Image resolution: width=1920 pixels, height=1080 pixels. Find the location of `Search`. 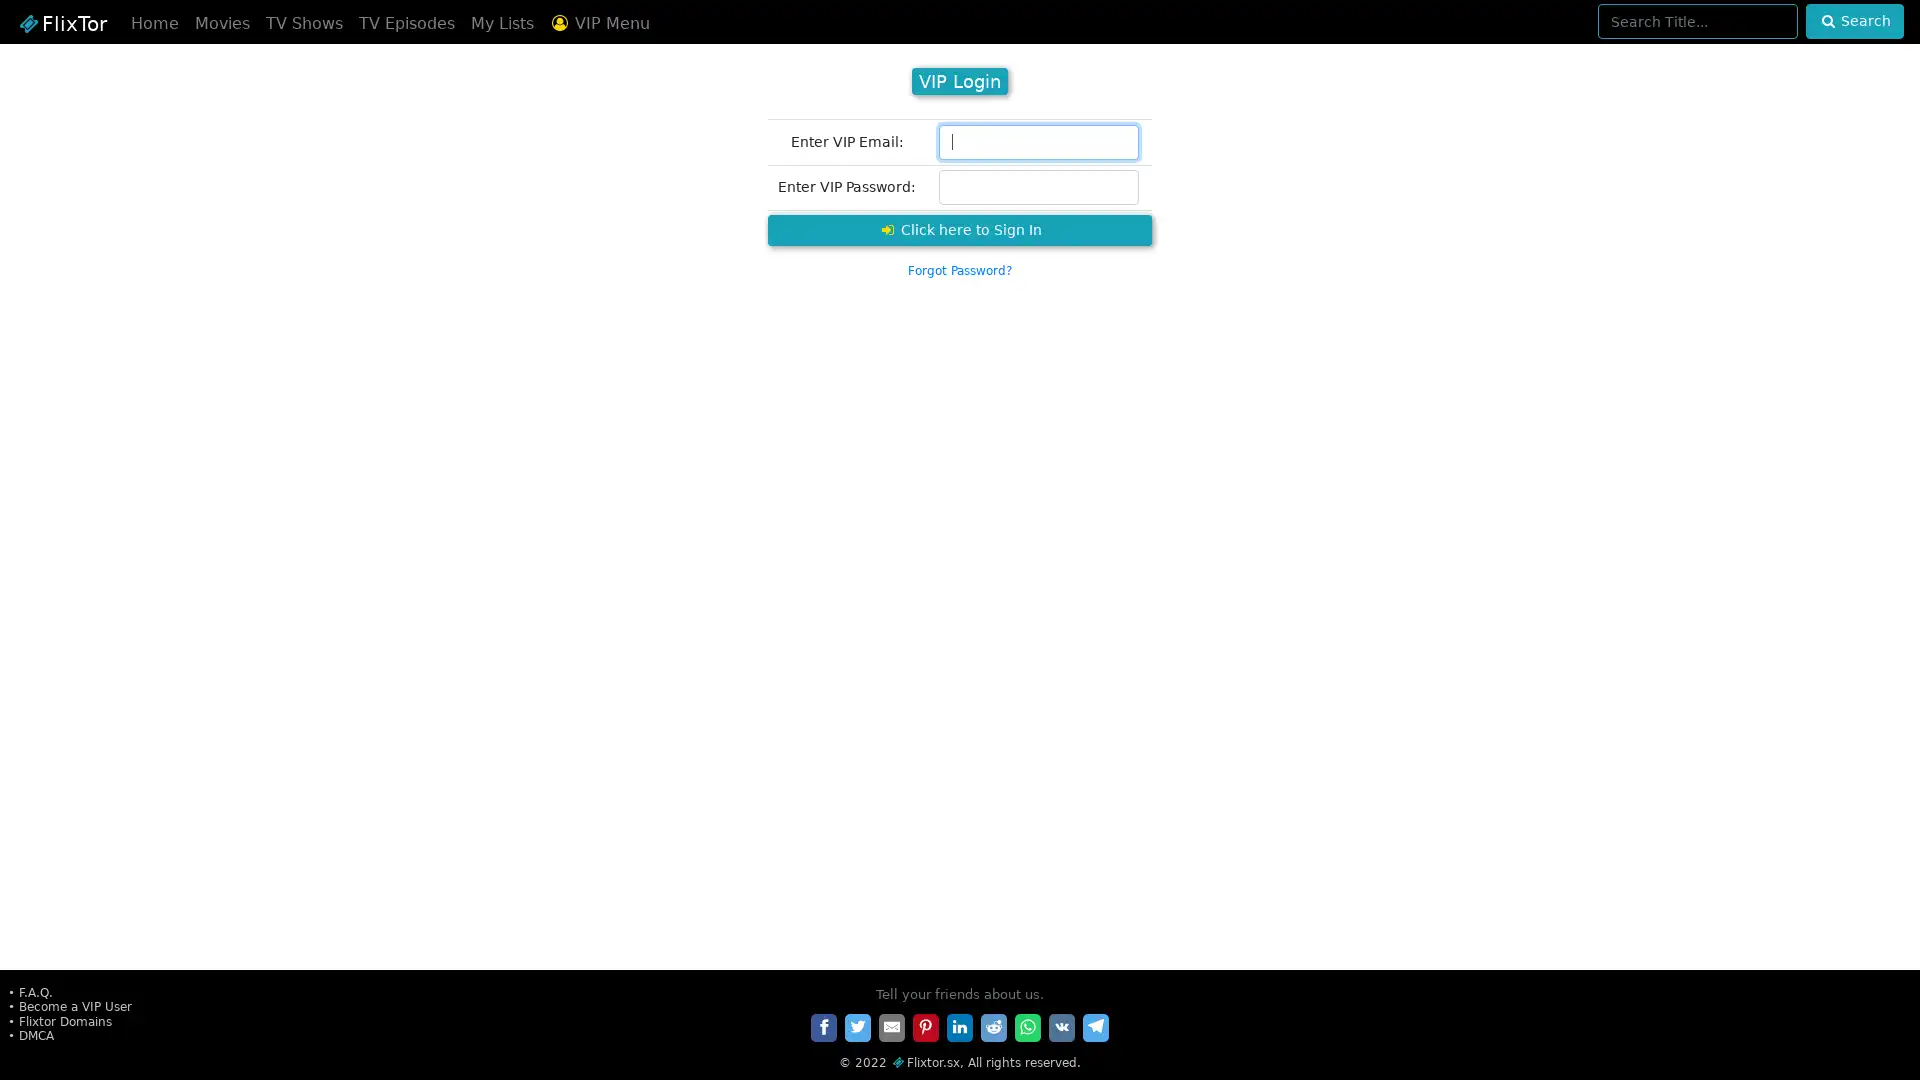

Search is located at coordinates (1853, 21).